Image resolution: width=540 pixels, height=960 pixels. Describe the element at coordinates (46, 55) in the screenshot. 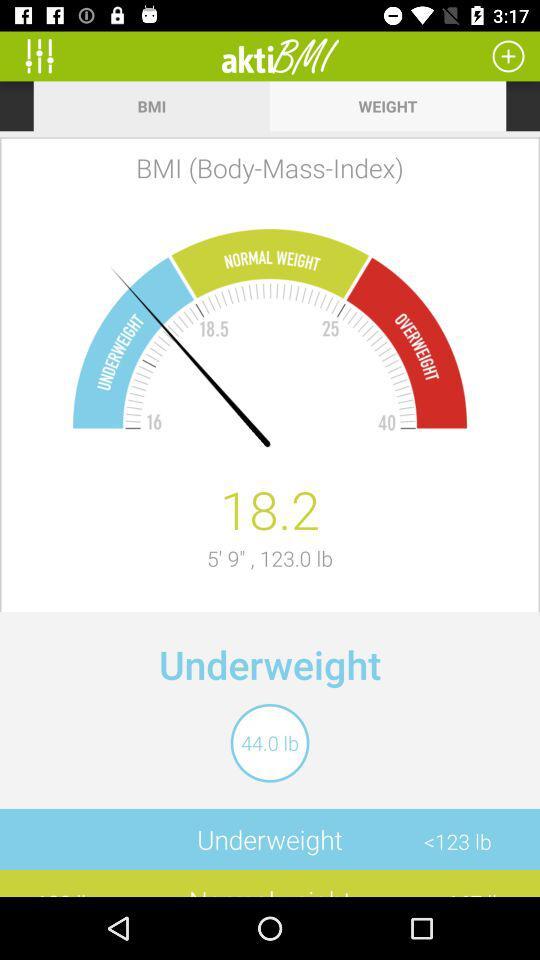

I see `adjust levels` at that location.